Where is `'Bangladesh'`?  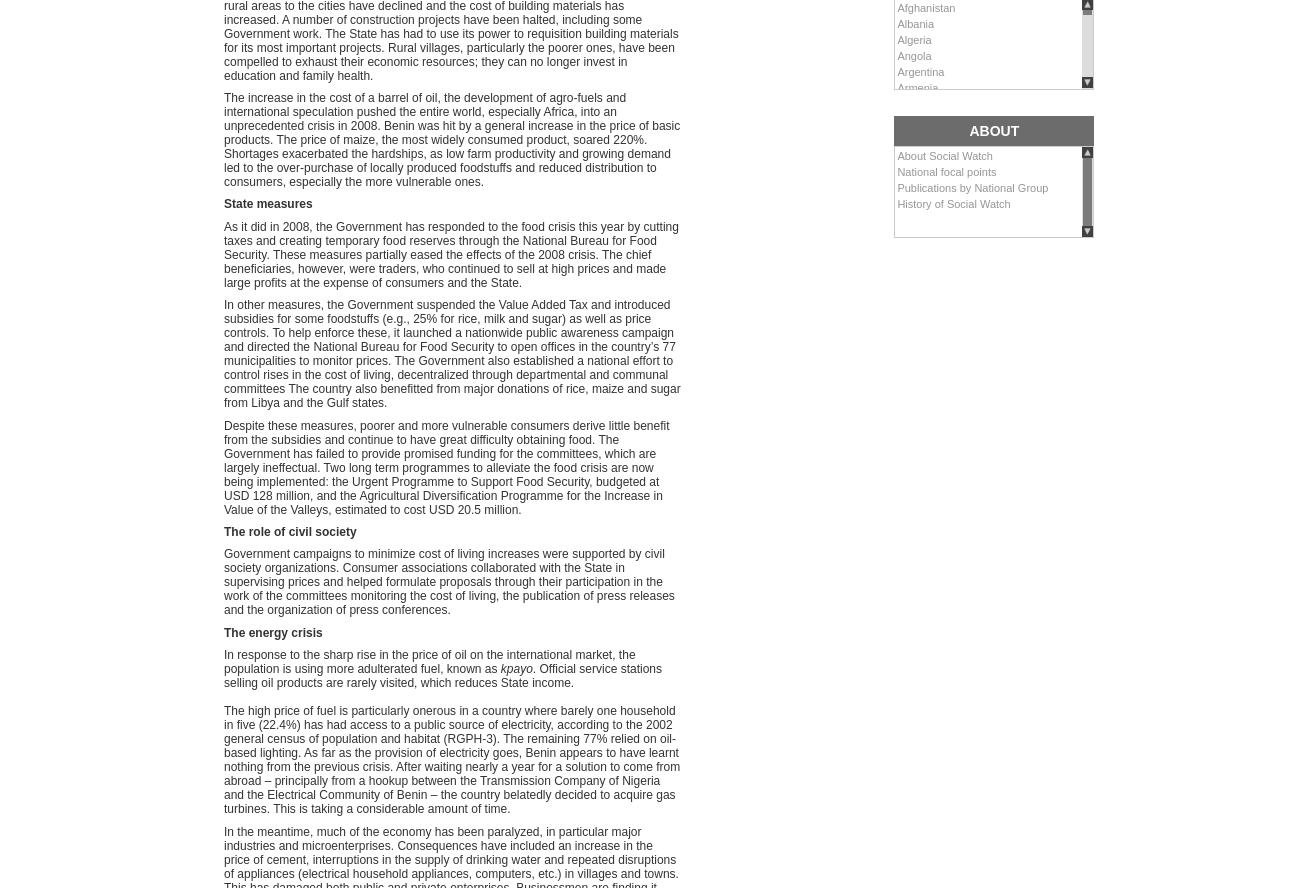
'Bangladesh' is located at coordinates (895, 134).